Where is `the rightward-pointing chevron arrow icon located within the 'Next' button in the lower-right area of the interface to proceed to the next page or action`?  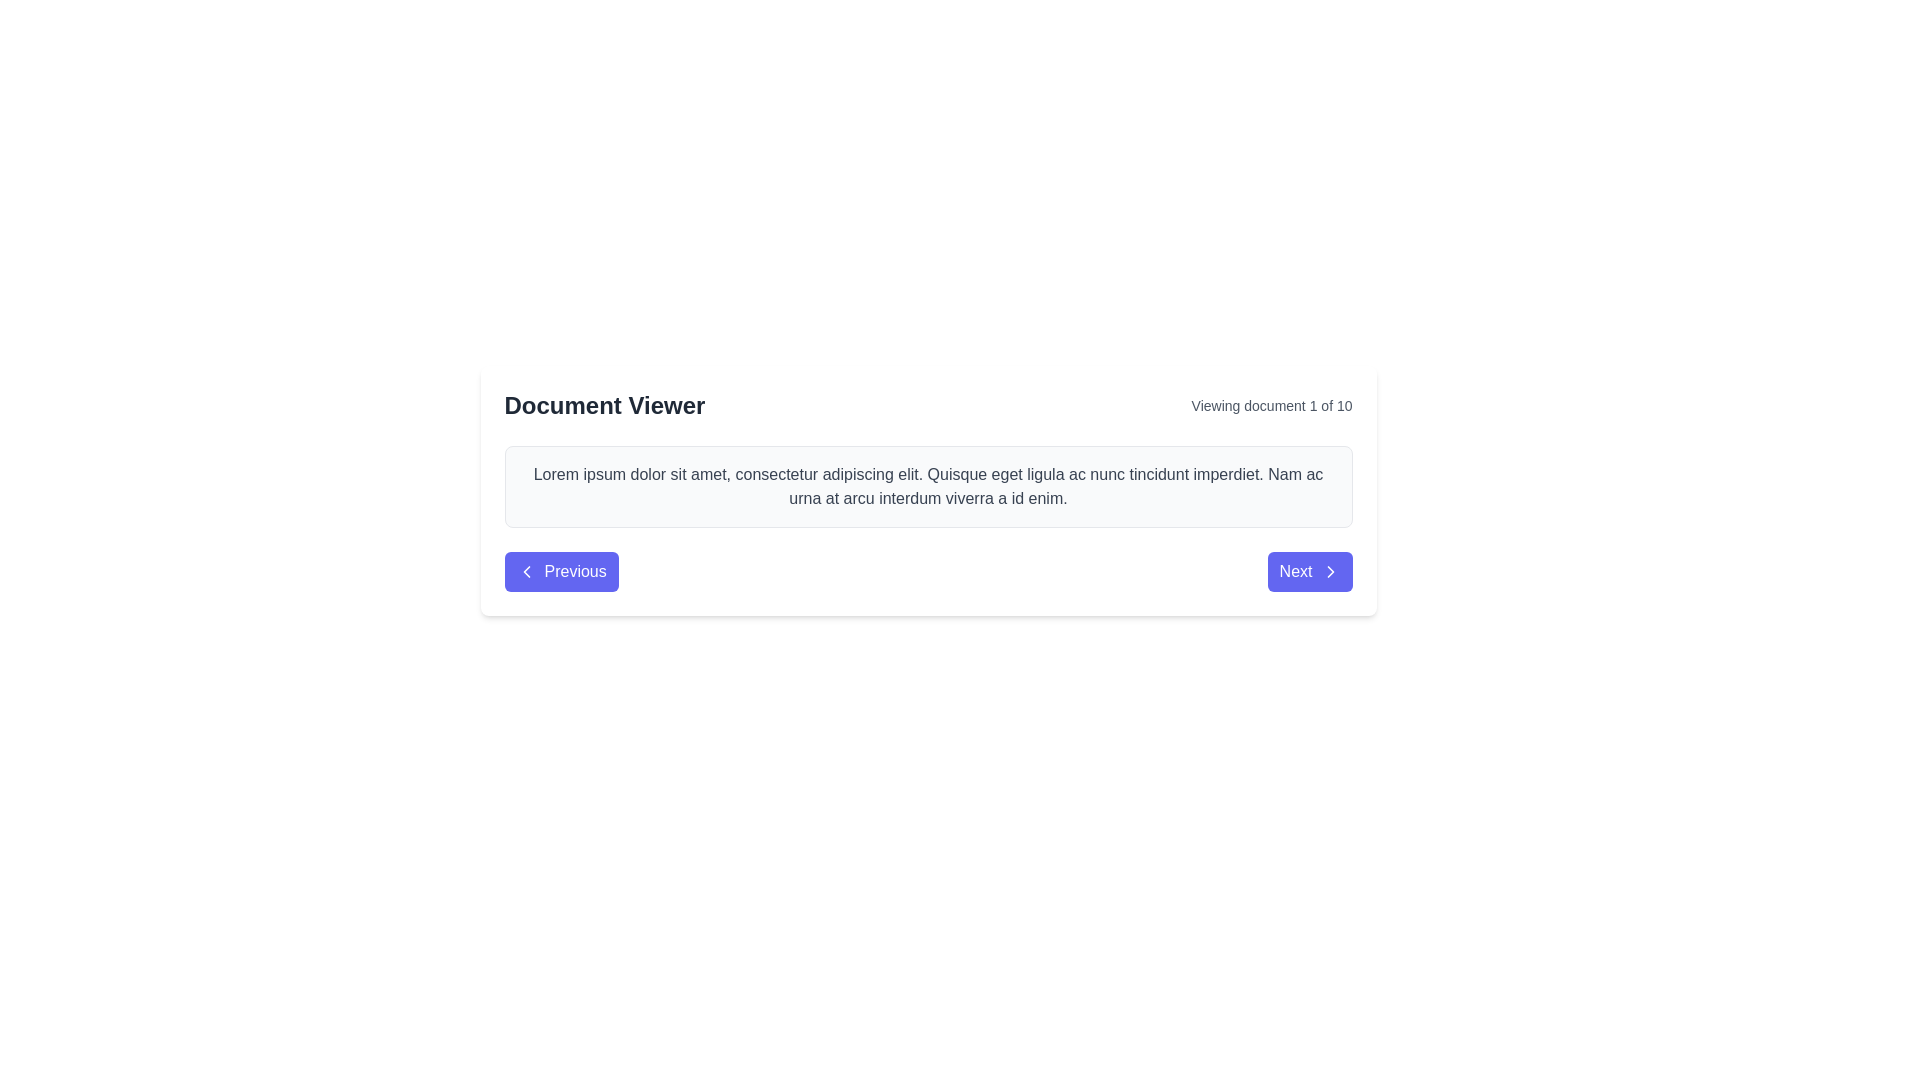 the rightward-pointing chevron arrow icon located within the 'Next' button in the lower-right area of the interface to proceed to the next page or action is located at coordinates (1330, 571).